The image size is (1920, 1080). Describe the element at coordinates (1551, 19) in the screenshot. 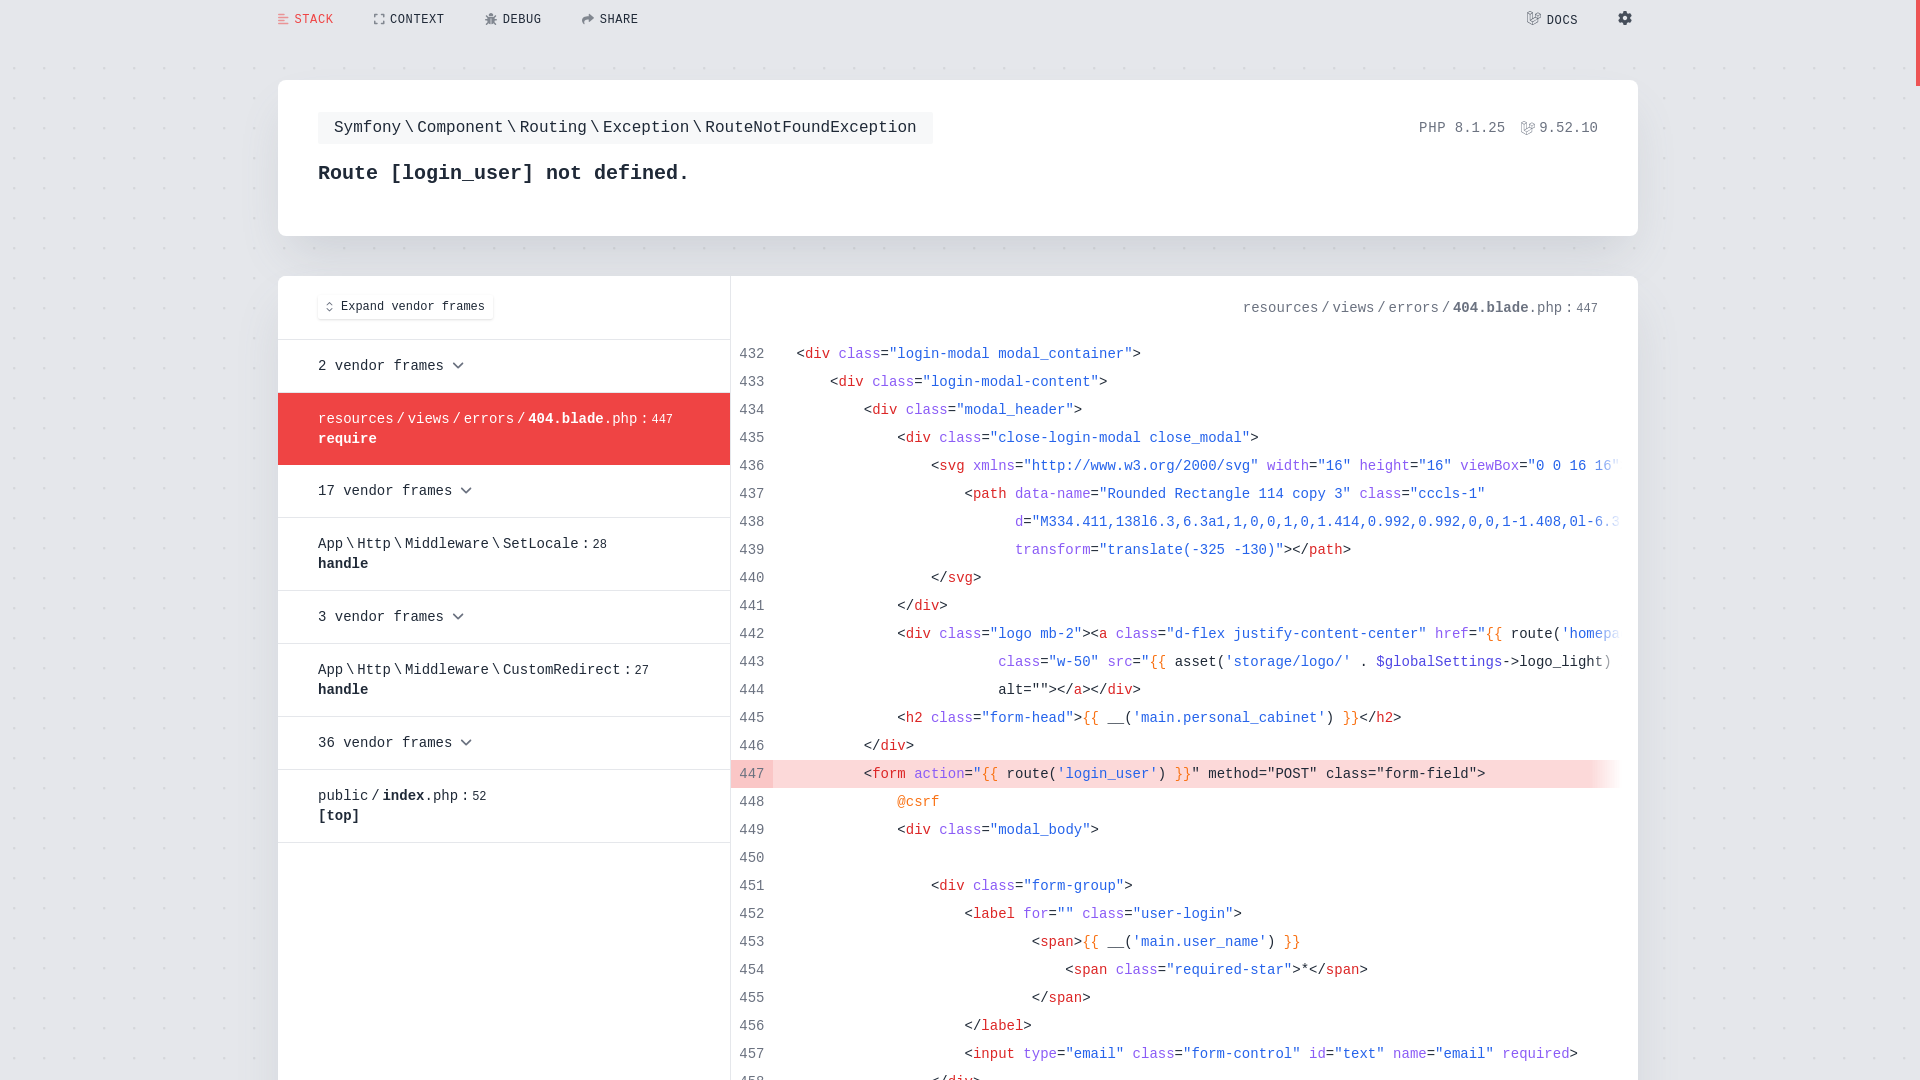

I see `'DOCS'` at that location.